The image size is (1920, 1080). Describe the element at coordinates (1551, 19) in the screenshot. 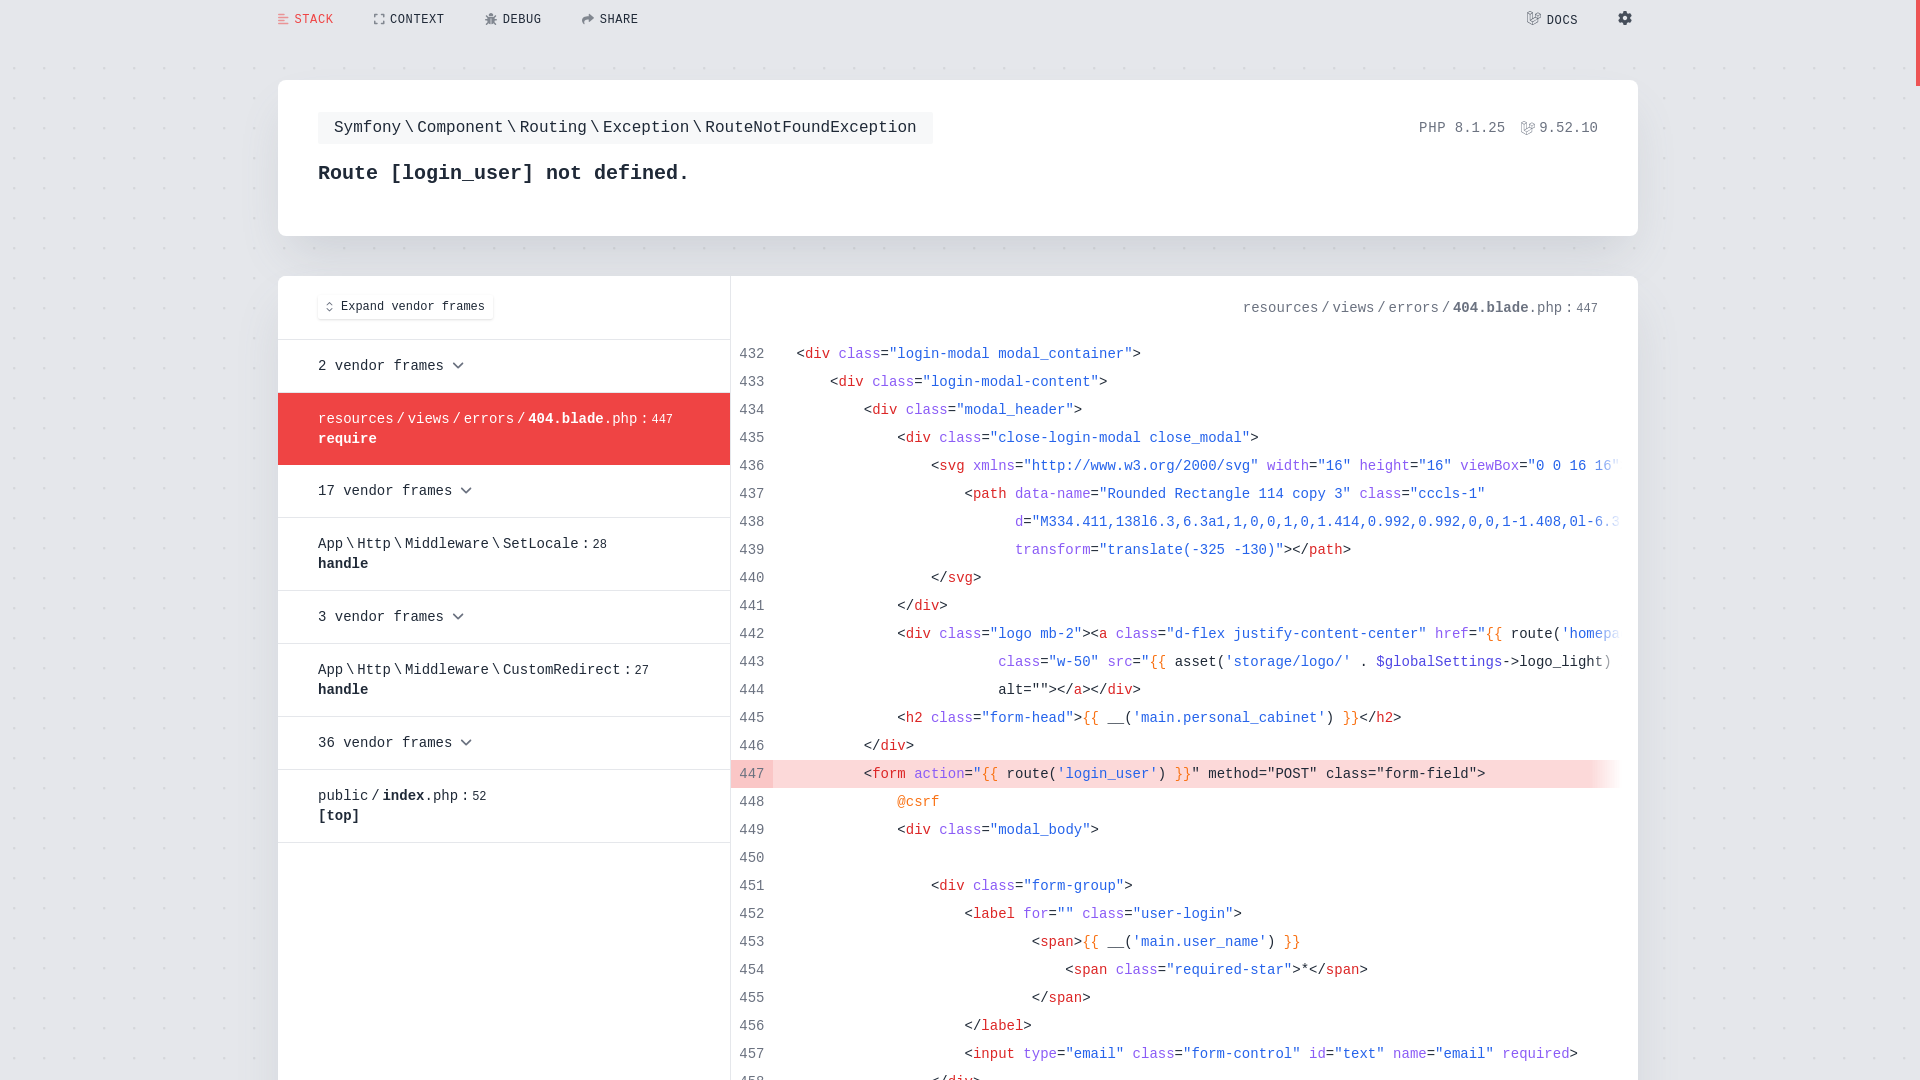

I see `'DOCS'` at that location.